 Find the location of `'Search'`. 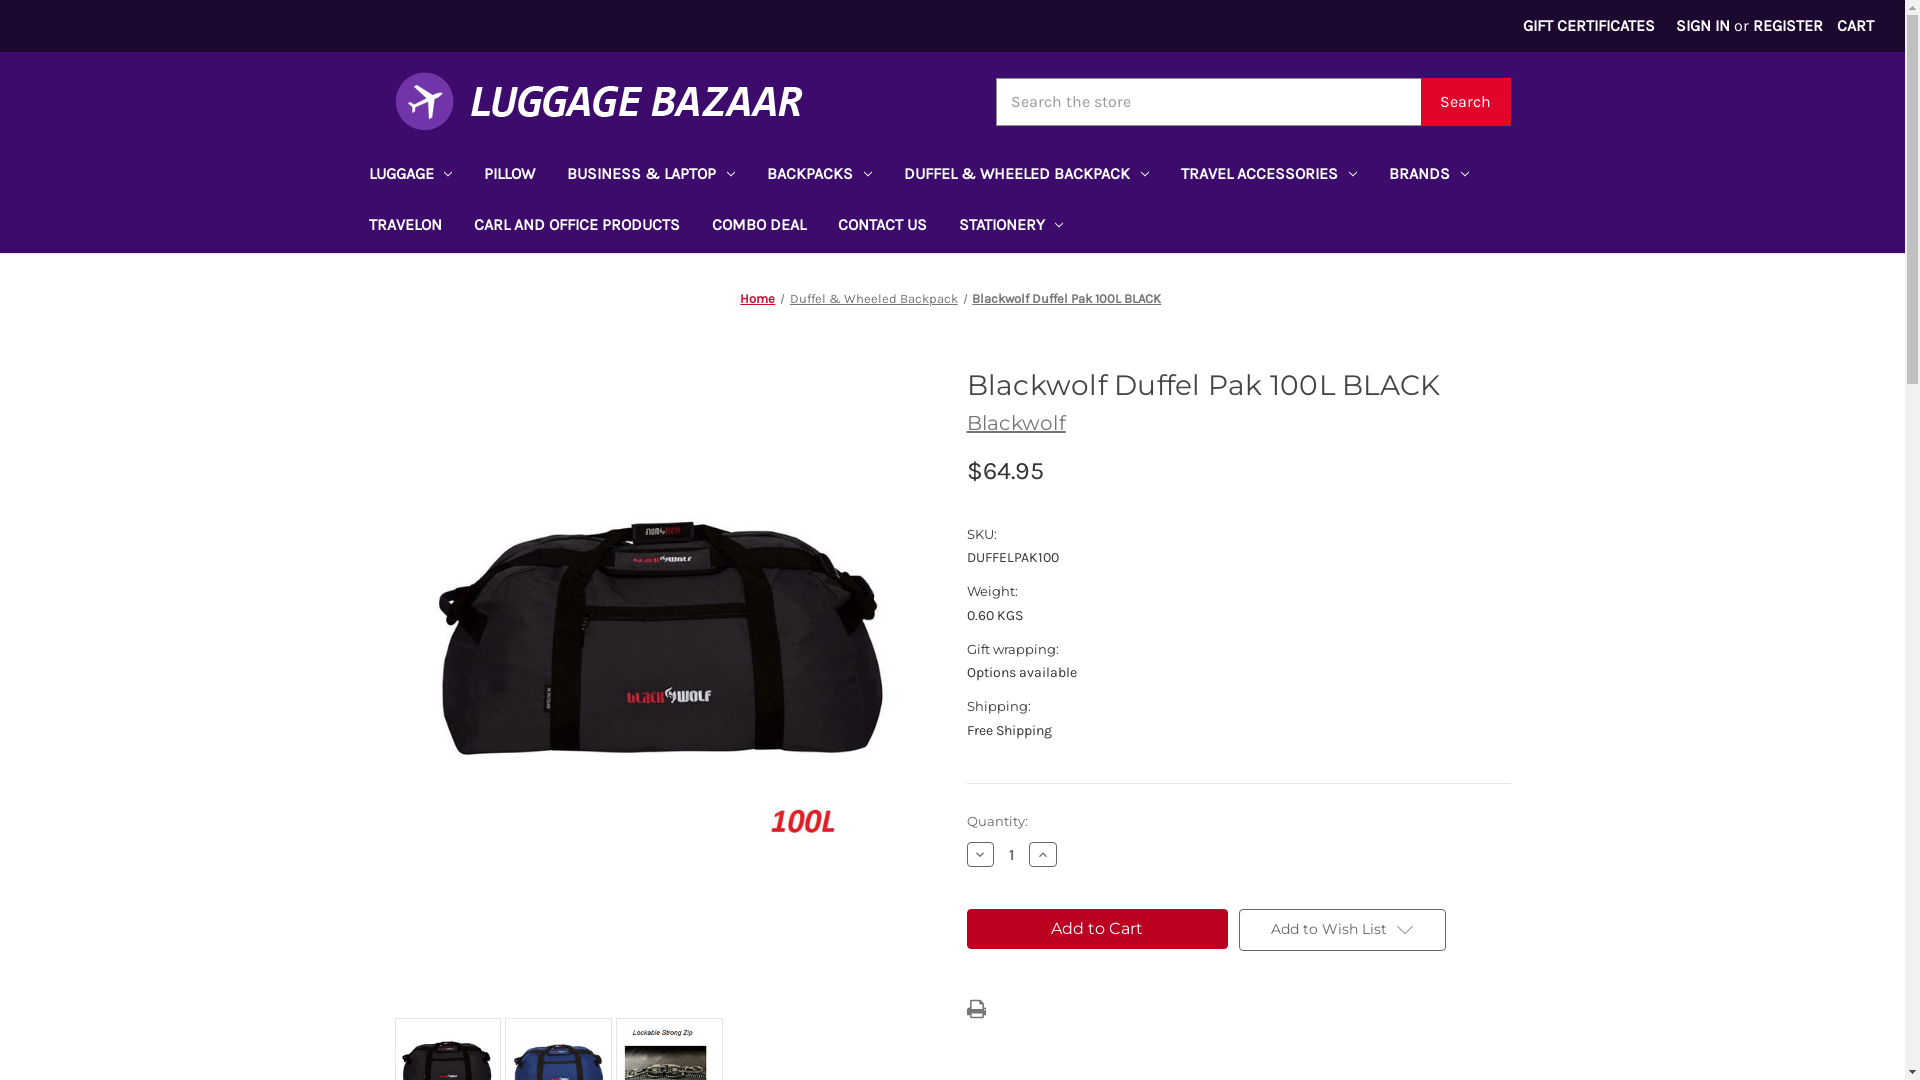

'Search' is located at coordinates (1419, 101).